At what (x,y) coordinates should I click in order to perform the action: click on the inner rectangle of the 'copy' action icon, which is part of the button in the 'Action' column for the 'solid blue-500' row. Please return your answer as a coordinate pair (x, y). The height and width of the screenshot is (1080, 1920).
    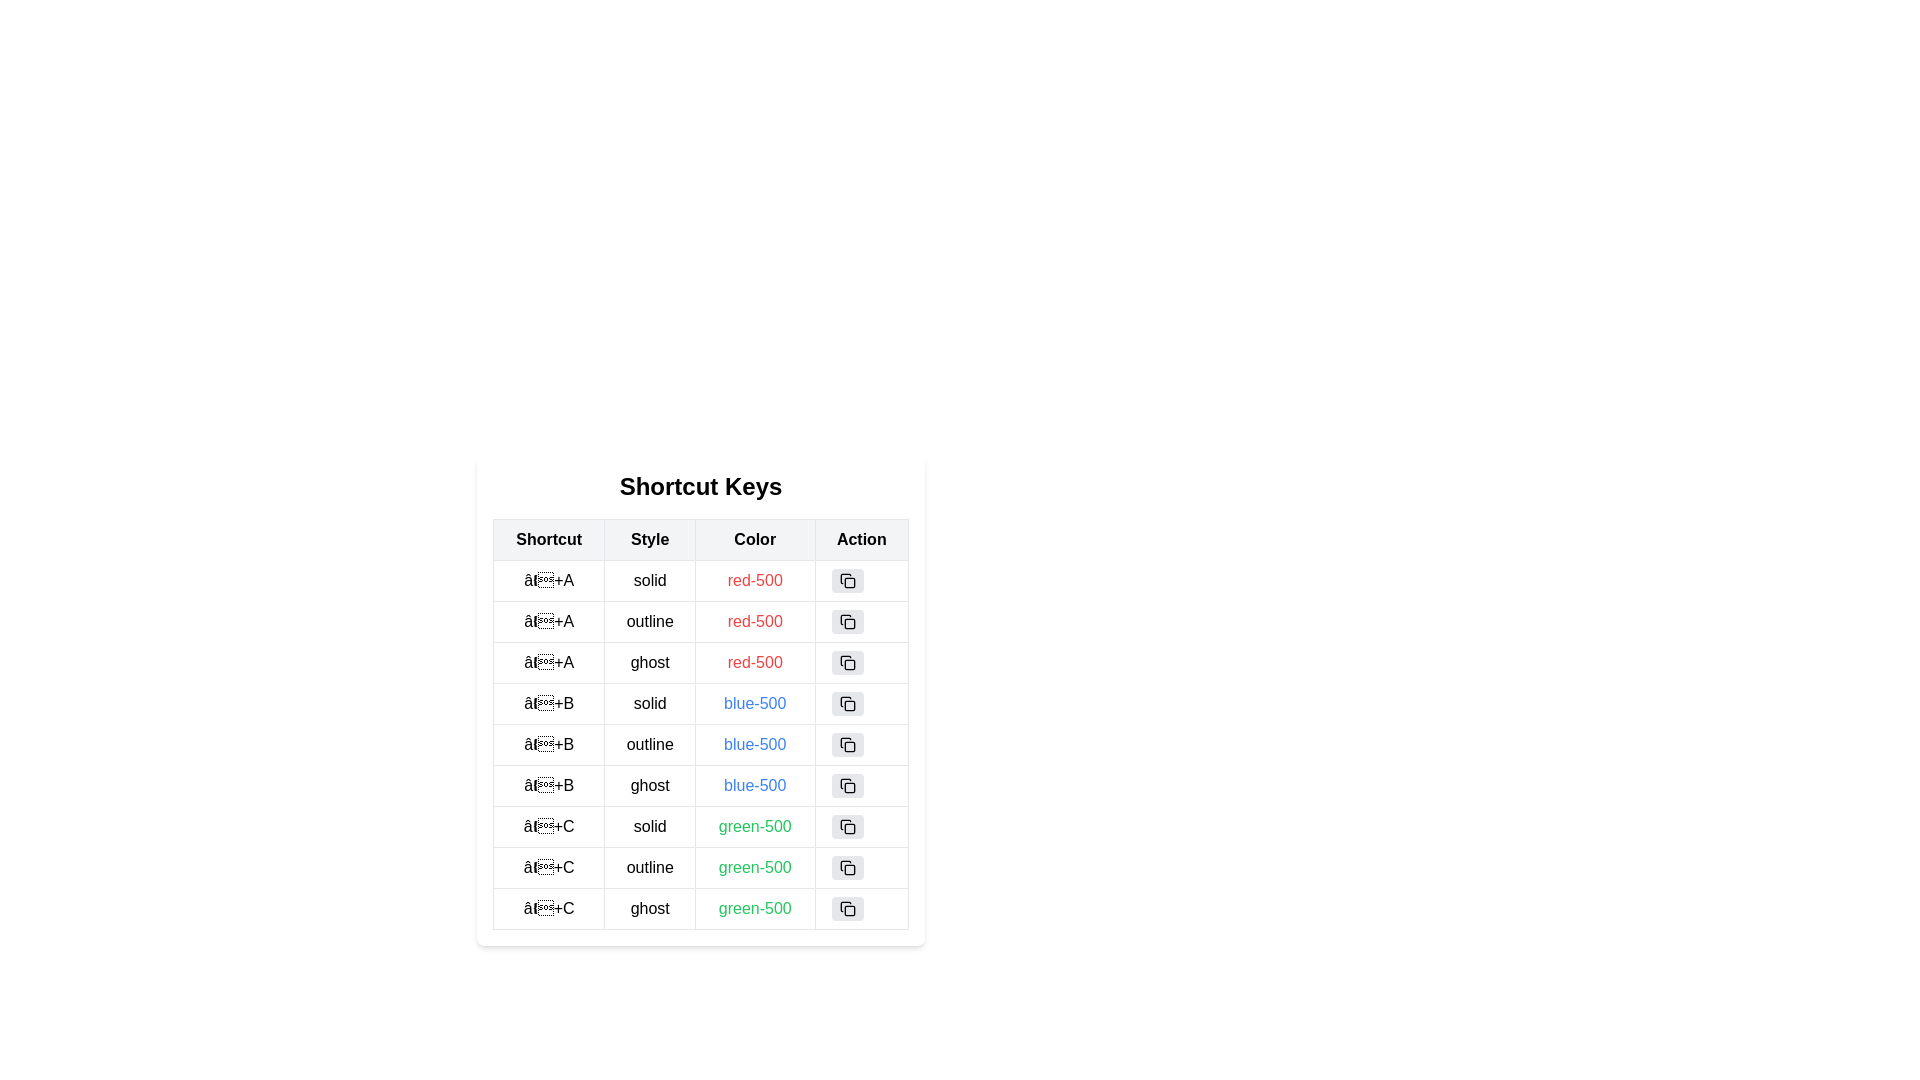
    Looking at the image, I should click on (849, 704).